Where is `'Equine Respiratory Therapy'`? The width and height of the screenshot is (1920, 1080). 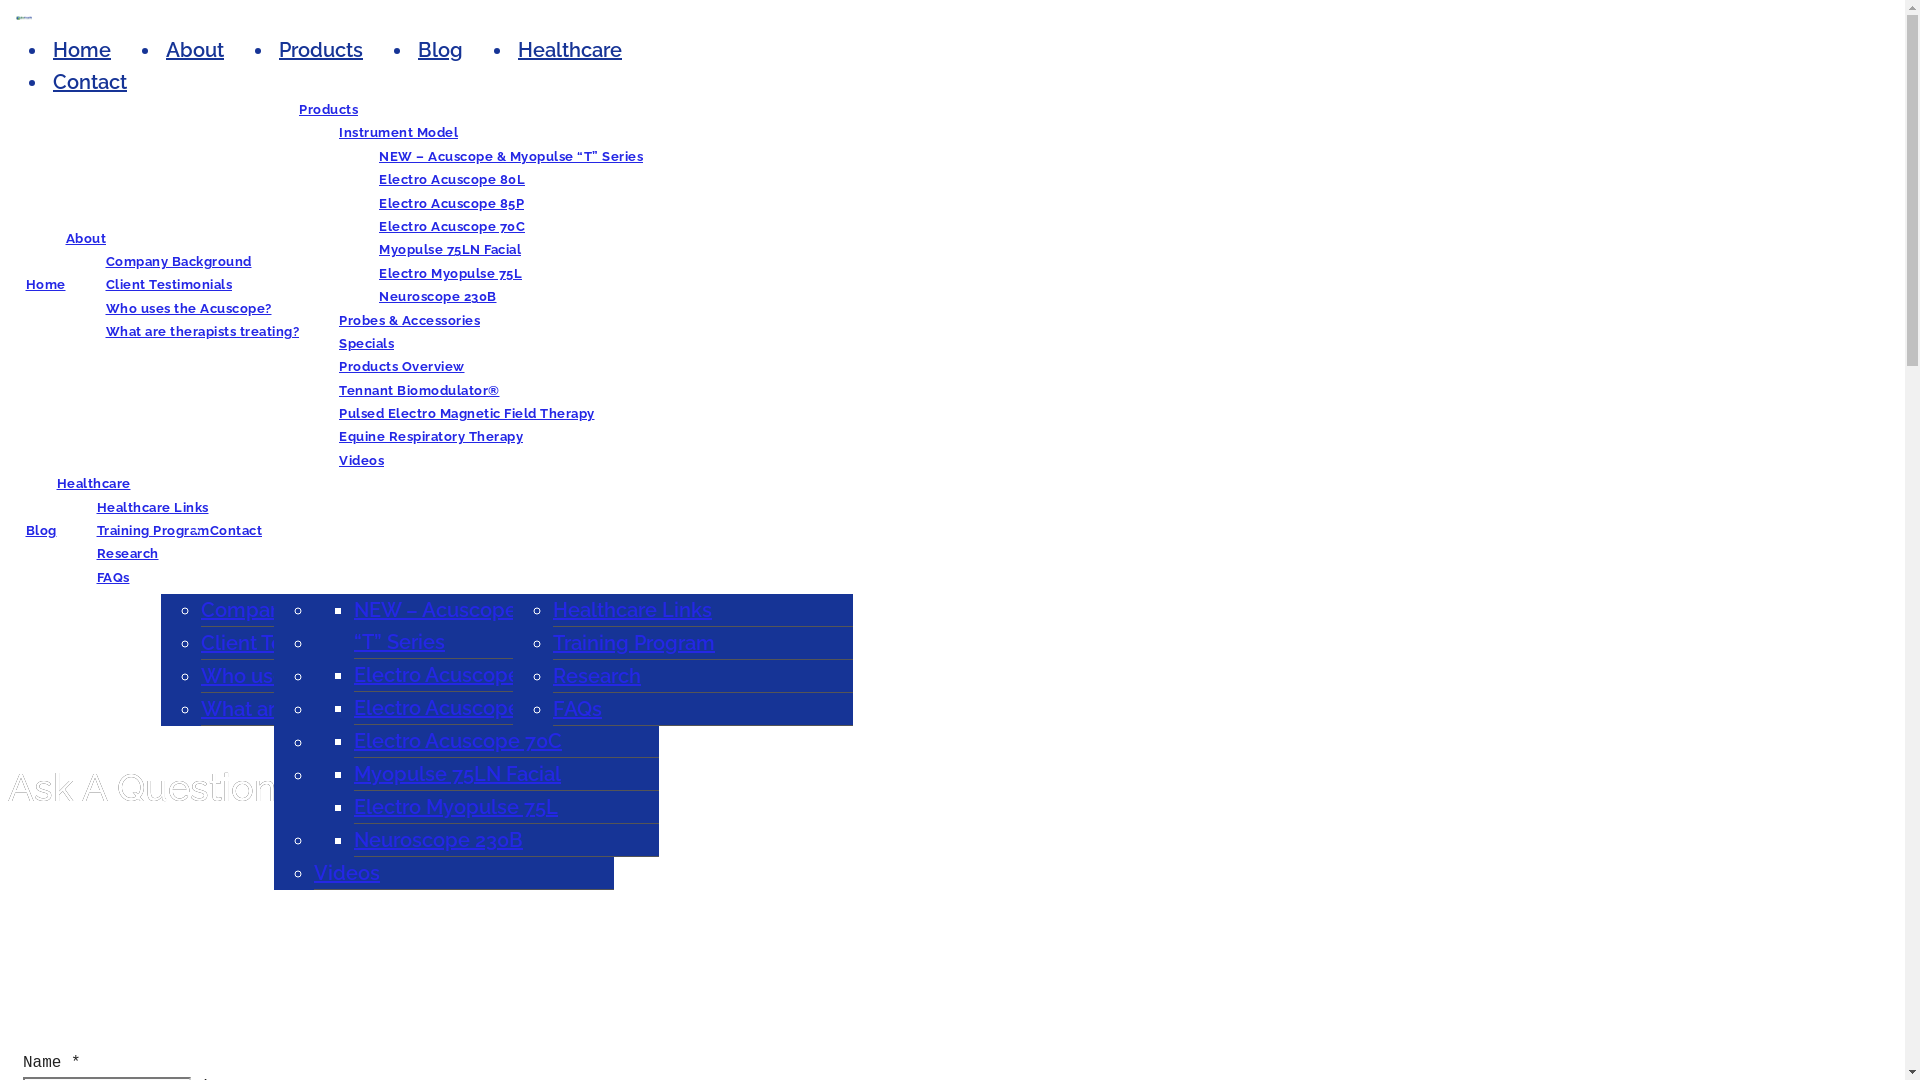
'Equine Respiratory Therapy' is located at coordinates (339, 435).